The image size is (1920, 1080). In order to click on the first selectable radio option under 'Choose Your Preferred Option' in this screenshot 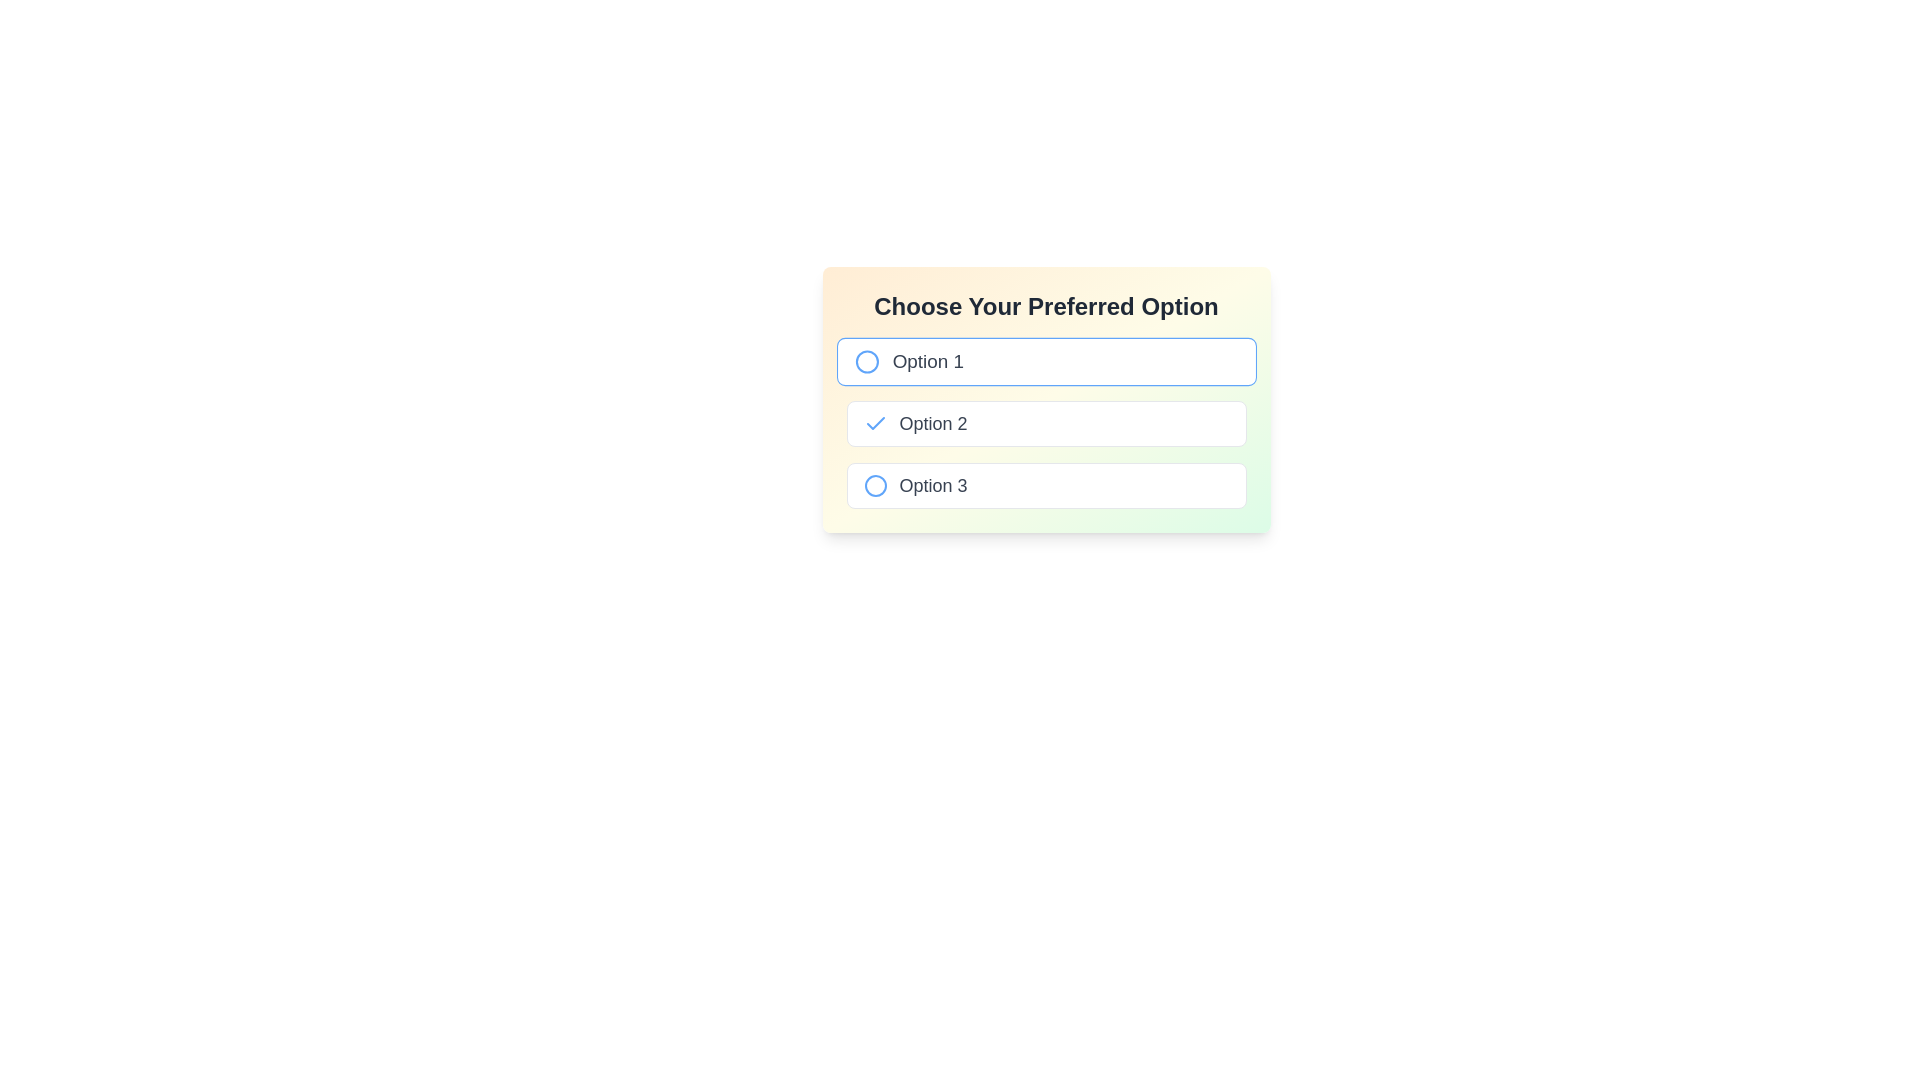, I will do `click(1045, 362)`.